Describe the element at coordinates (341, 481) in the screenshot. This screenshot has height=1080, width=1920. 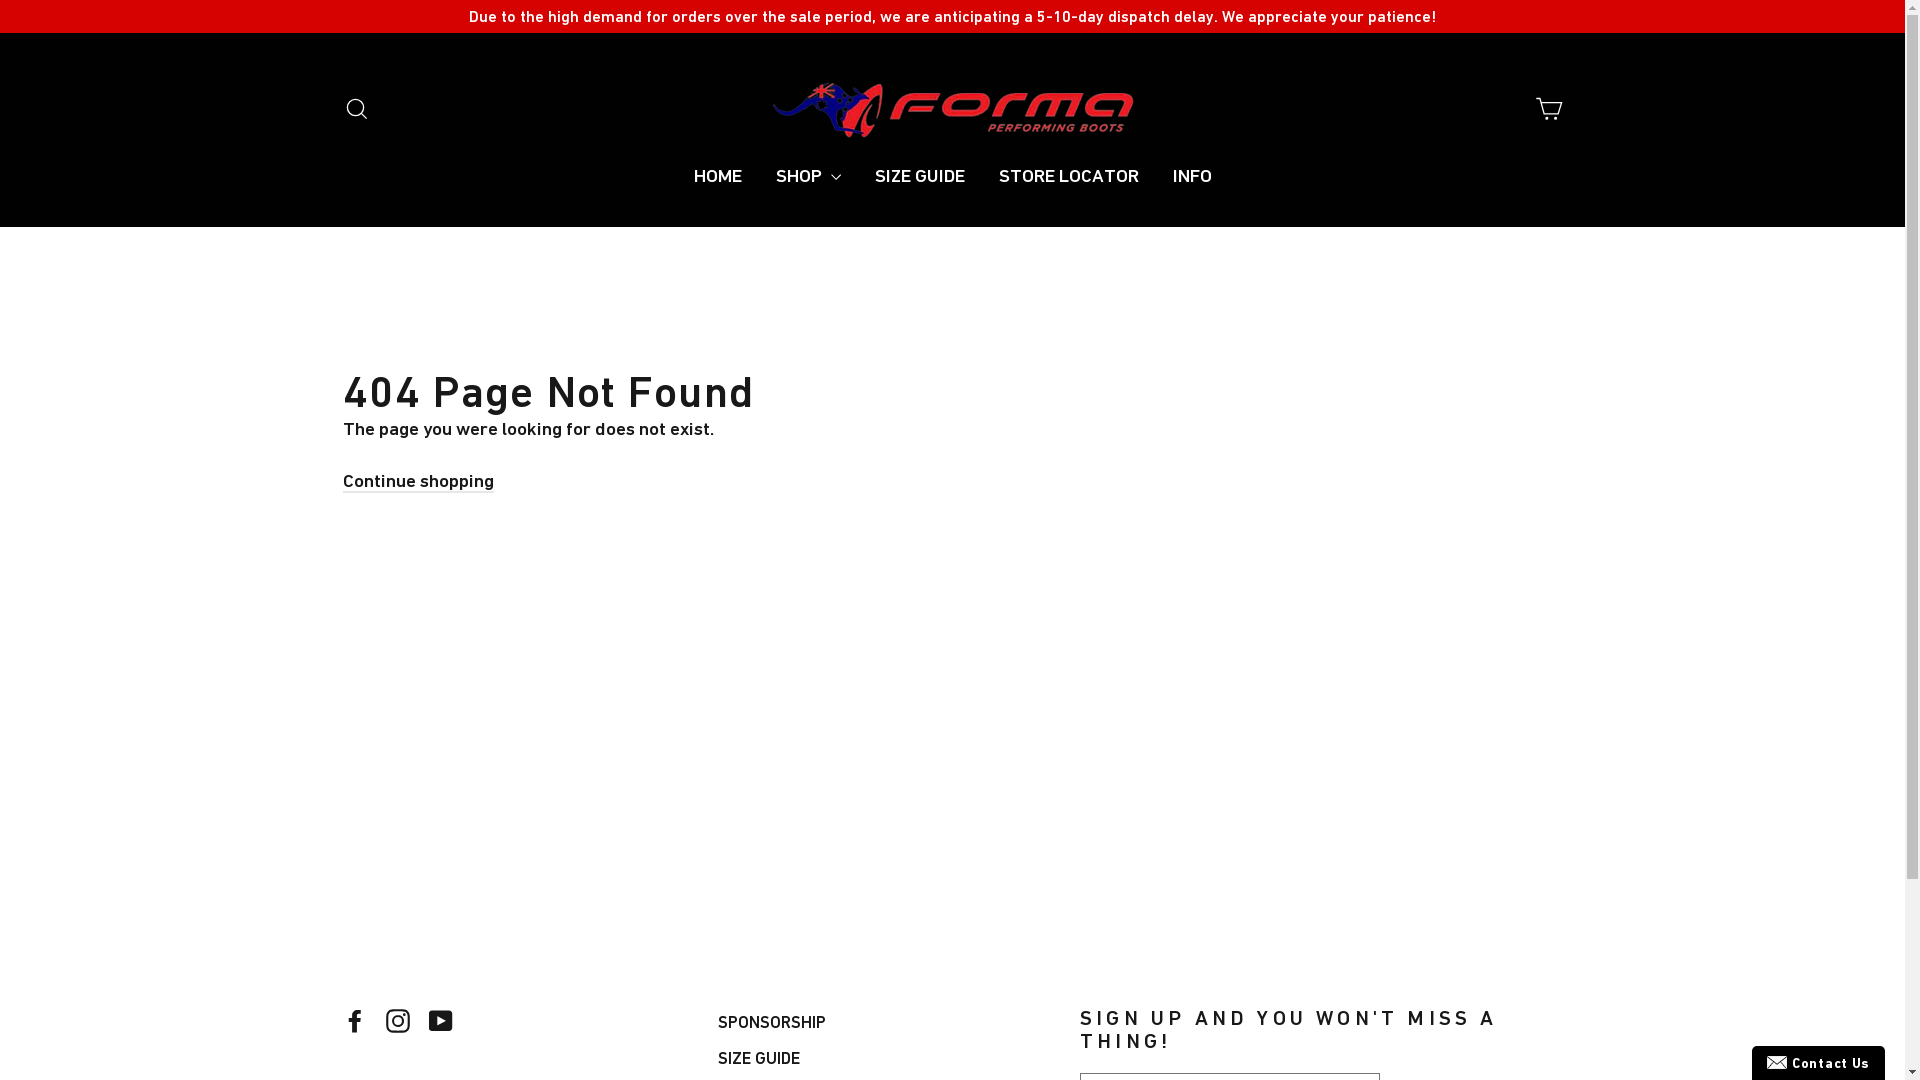
I see `'Continue shopping'` at that location.